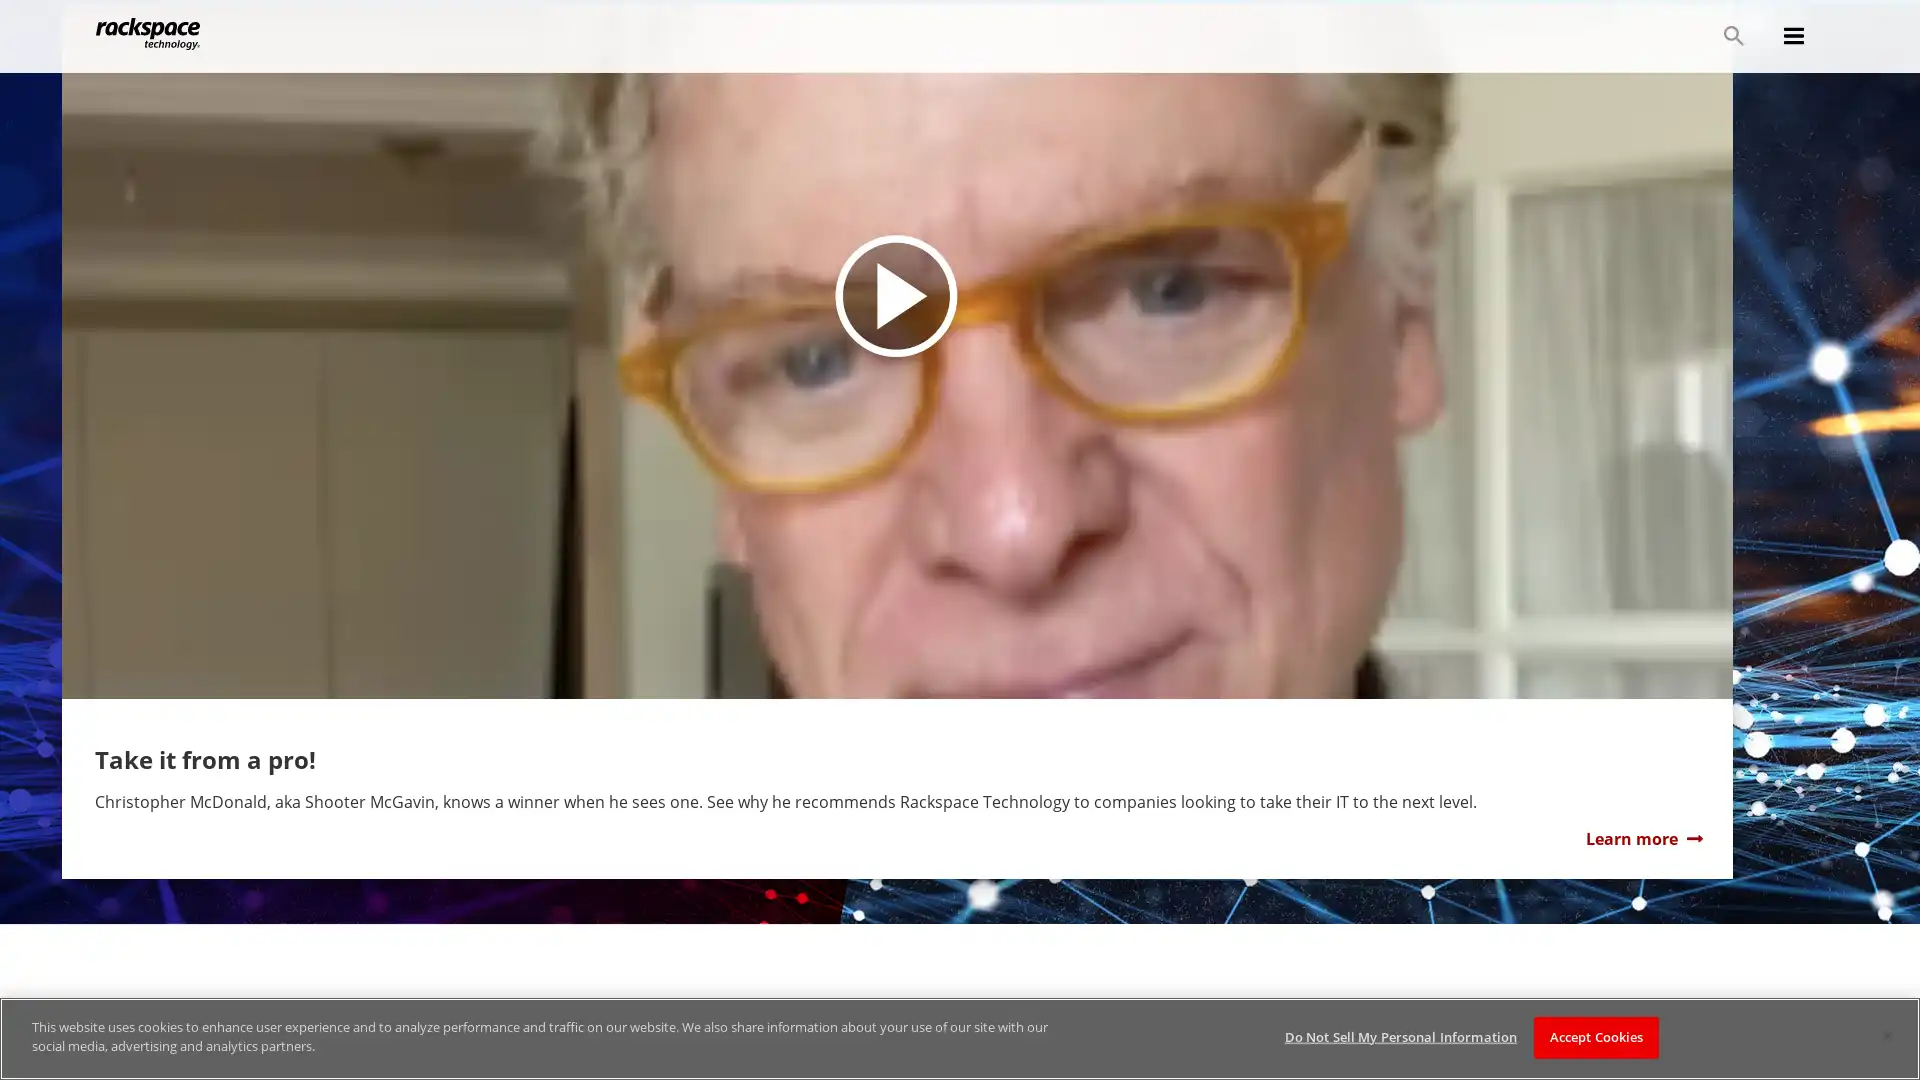  Describe the element at coordinates (1595, 1036) in the screenshot. I see `Accept Cookies` at that location.